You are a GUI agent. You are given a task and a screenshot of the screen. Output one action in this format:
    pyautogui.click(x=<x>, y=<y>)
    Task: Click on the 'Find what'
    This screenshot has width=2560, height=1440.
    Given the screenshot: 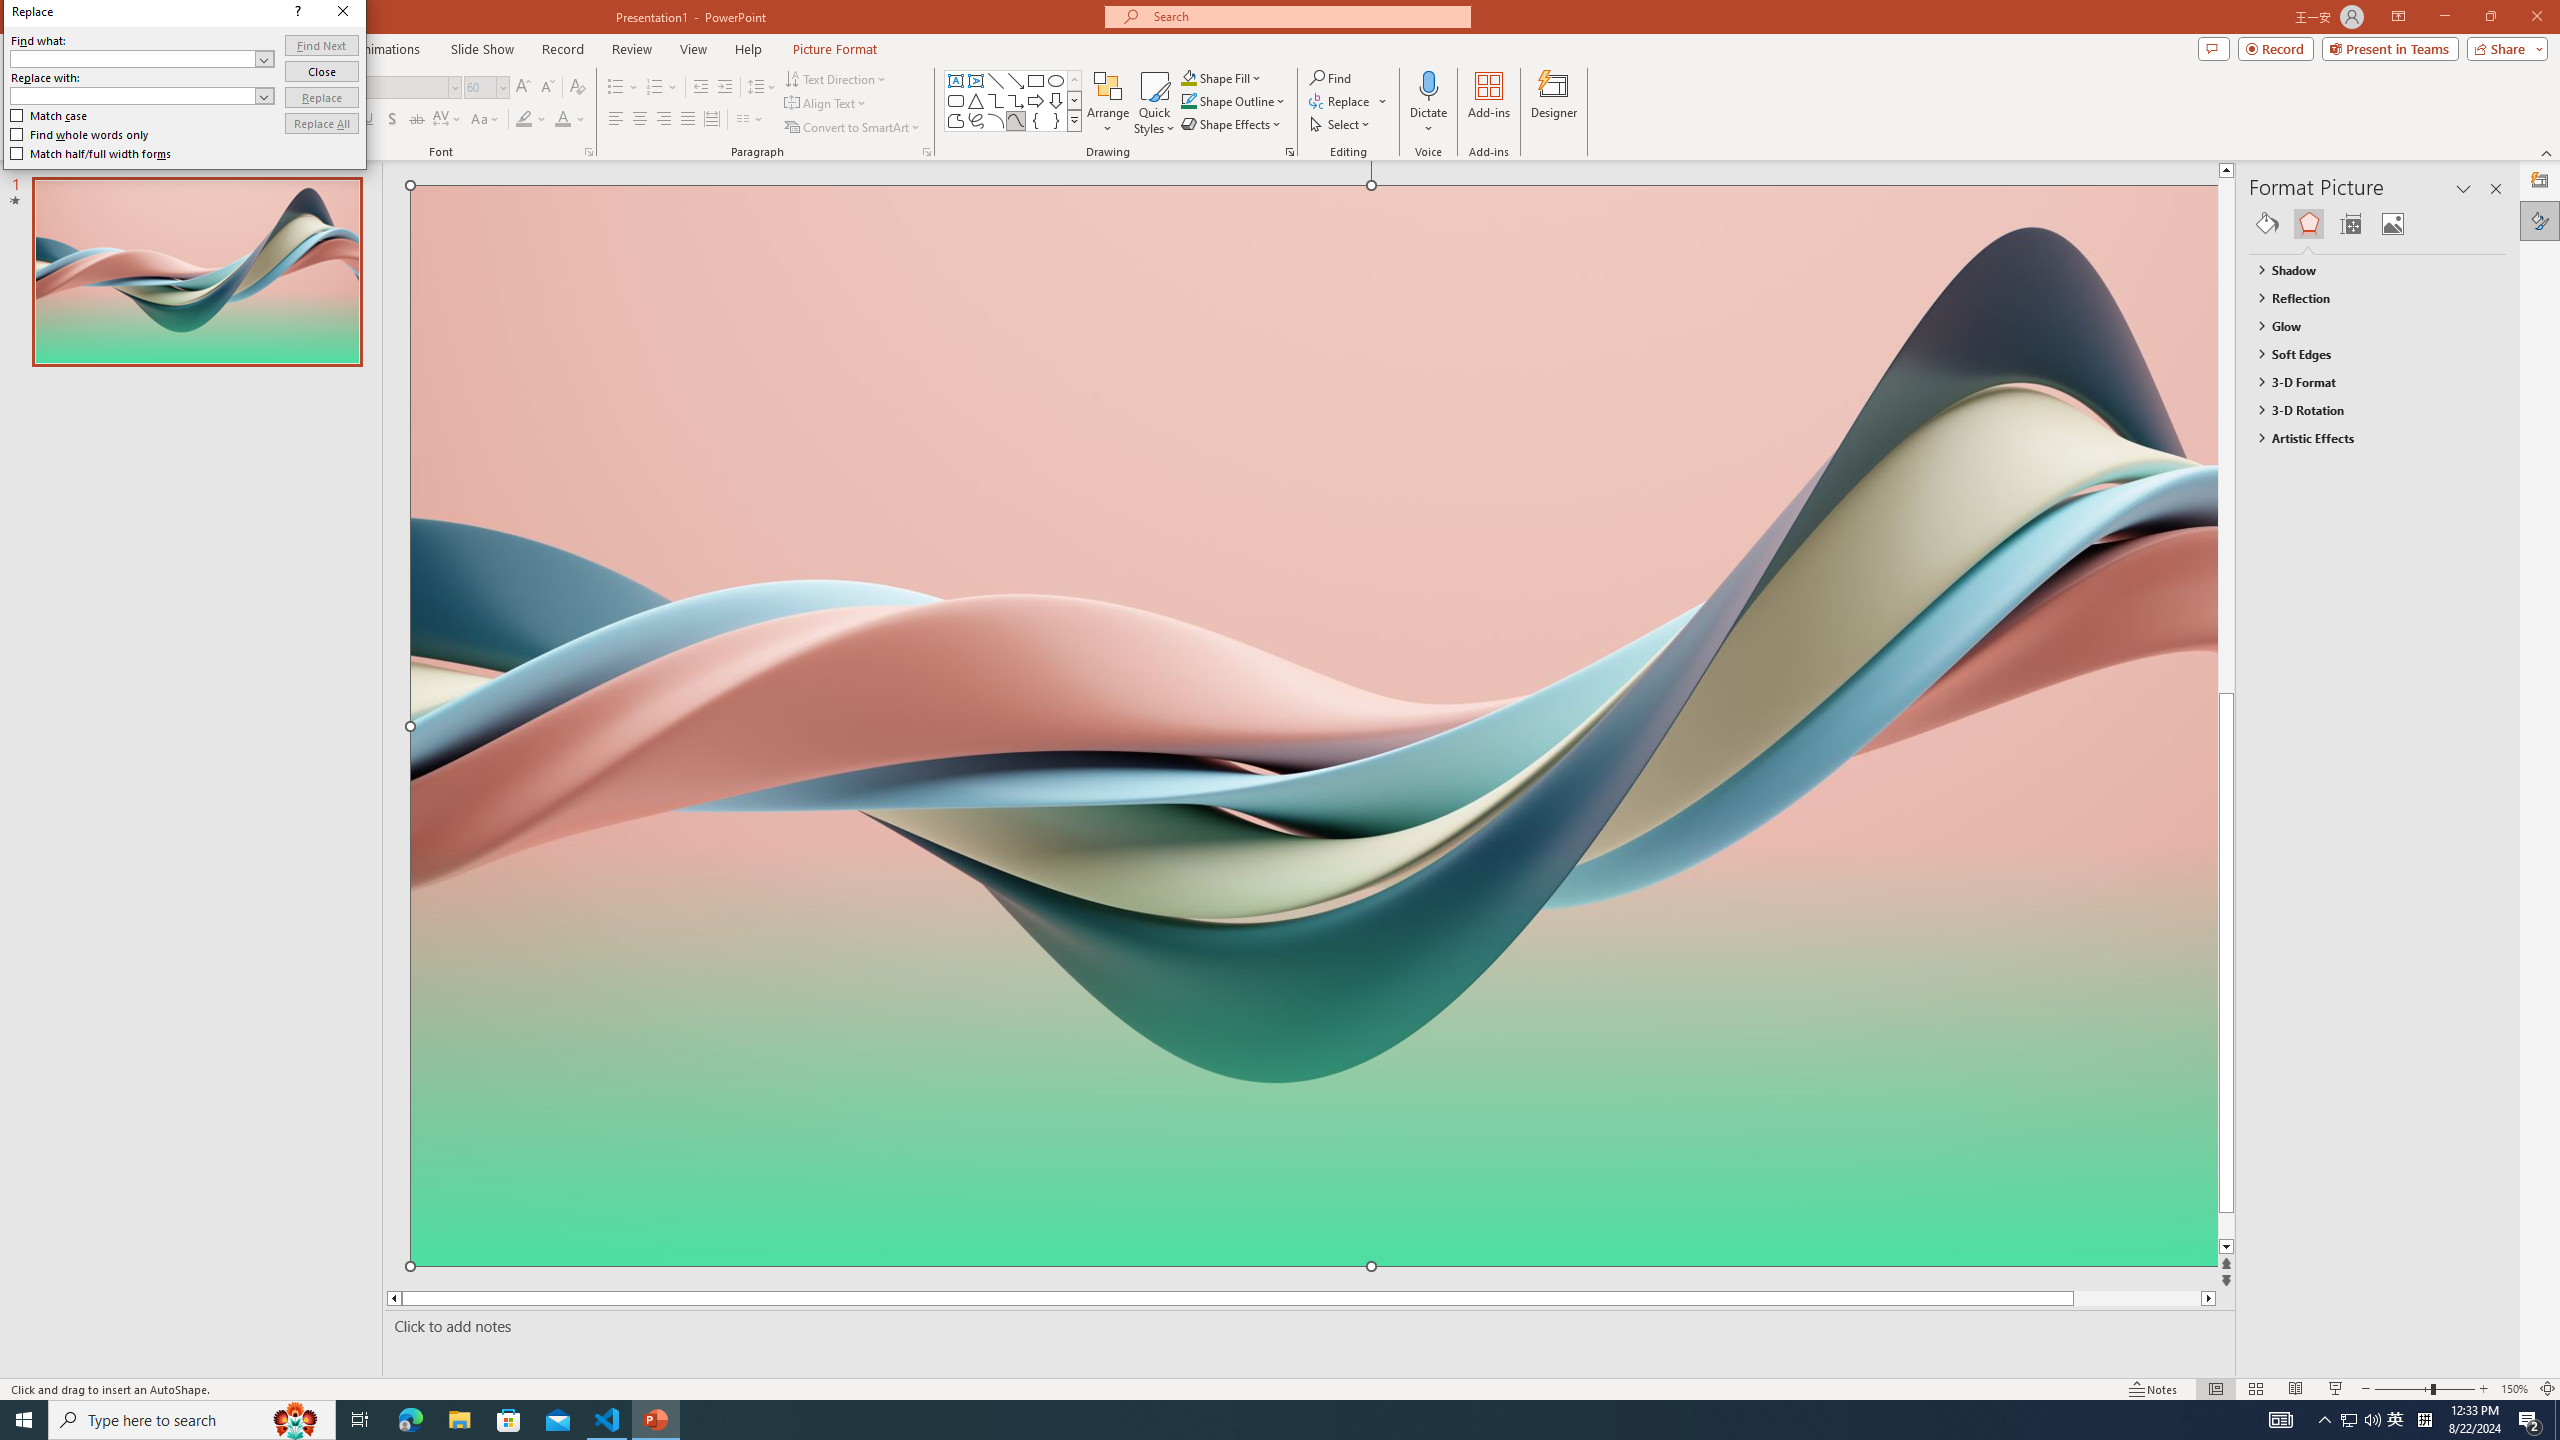 What is the action you would take?
    pyautogui.click(x=133, y=58)
    